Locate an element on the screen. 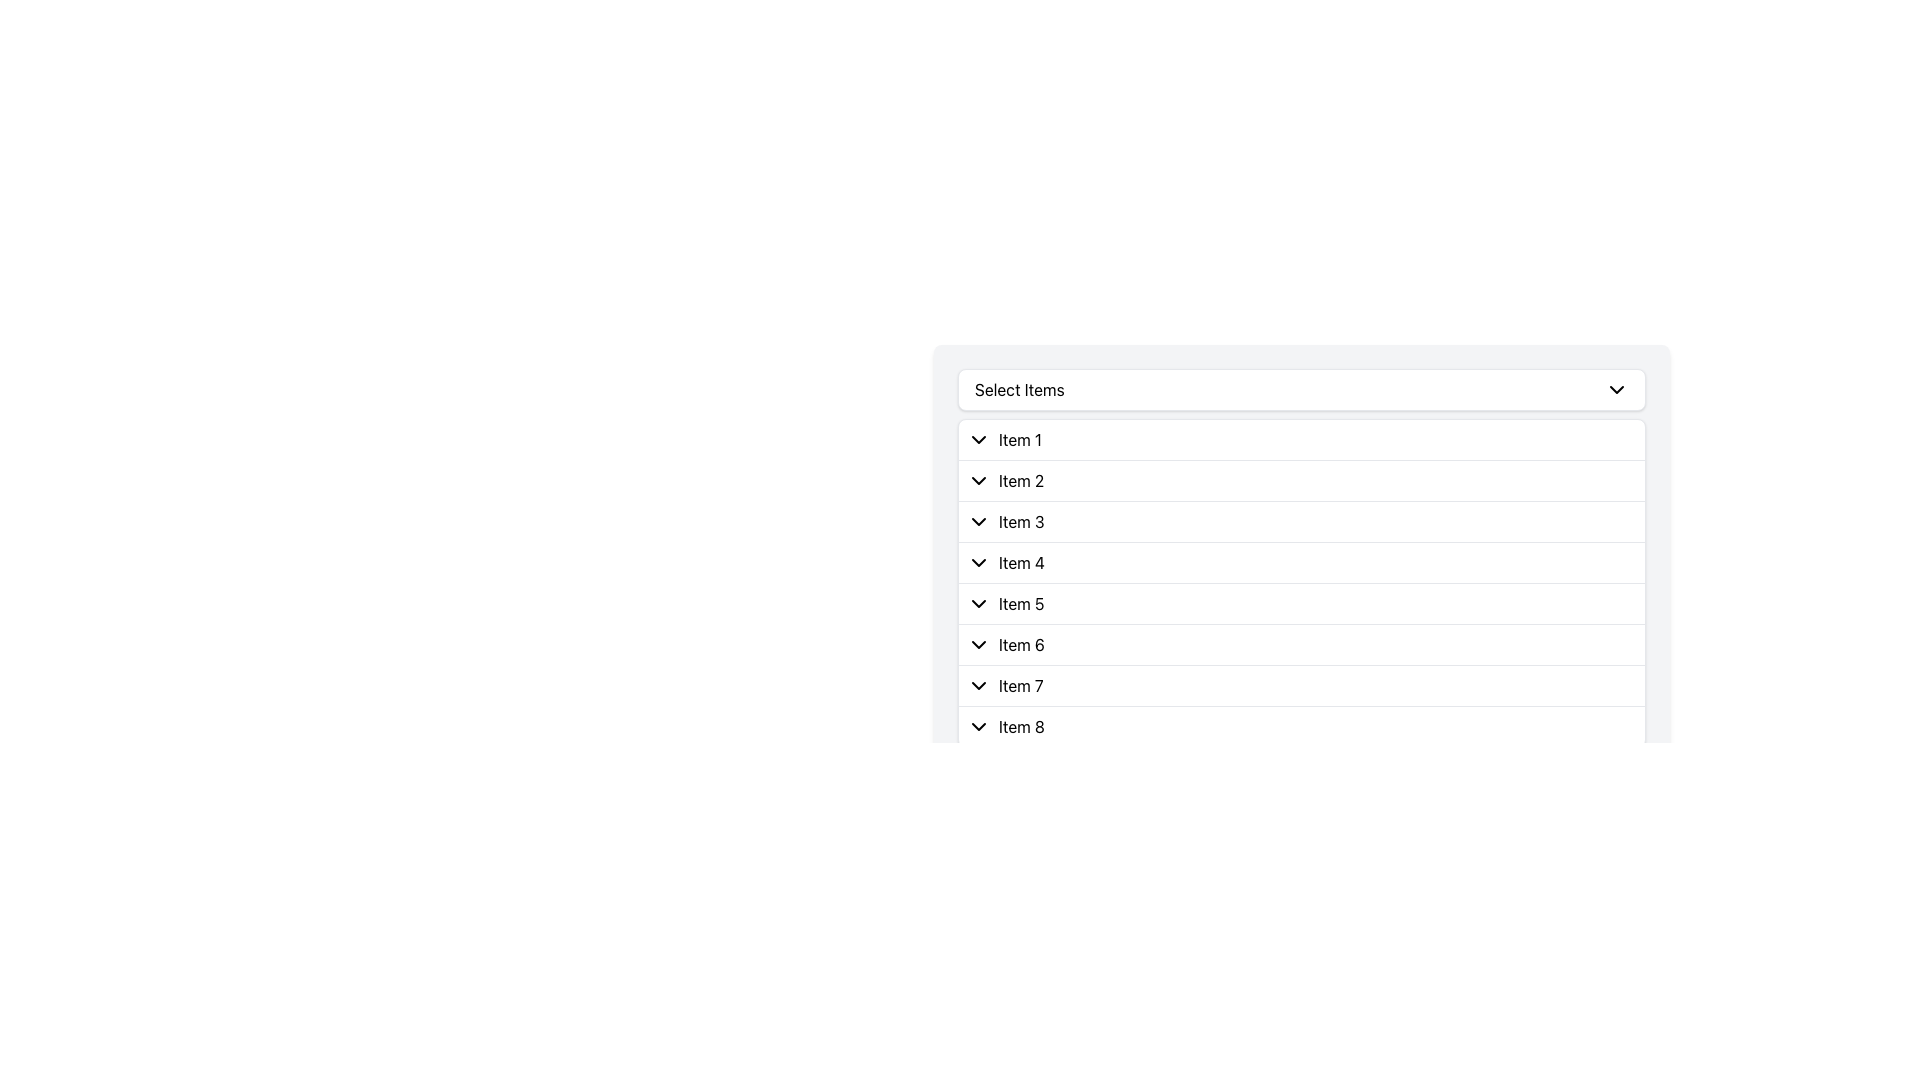  the List item with the text 'Item 4' and the downward-pointing chevron icon is located at coordinates (1005, 563).